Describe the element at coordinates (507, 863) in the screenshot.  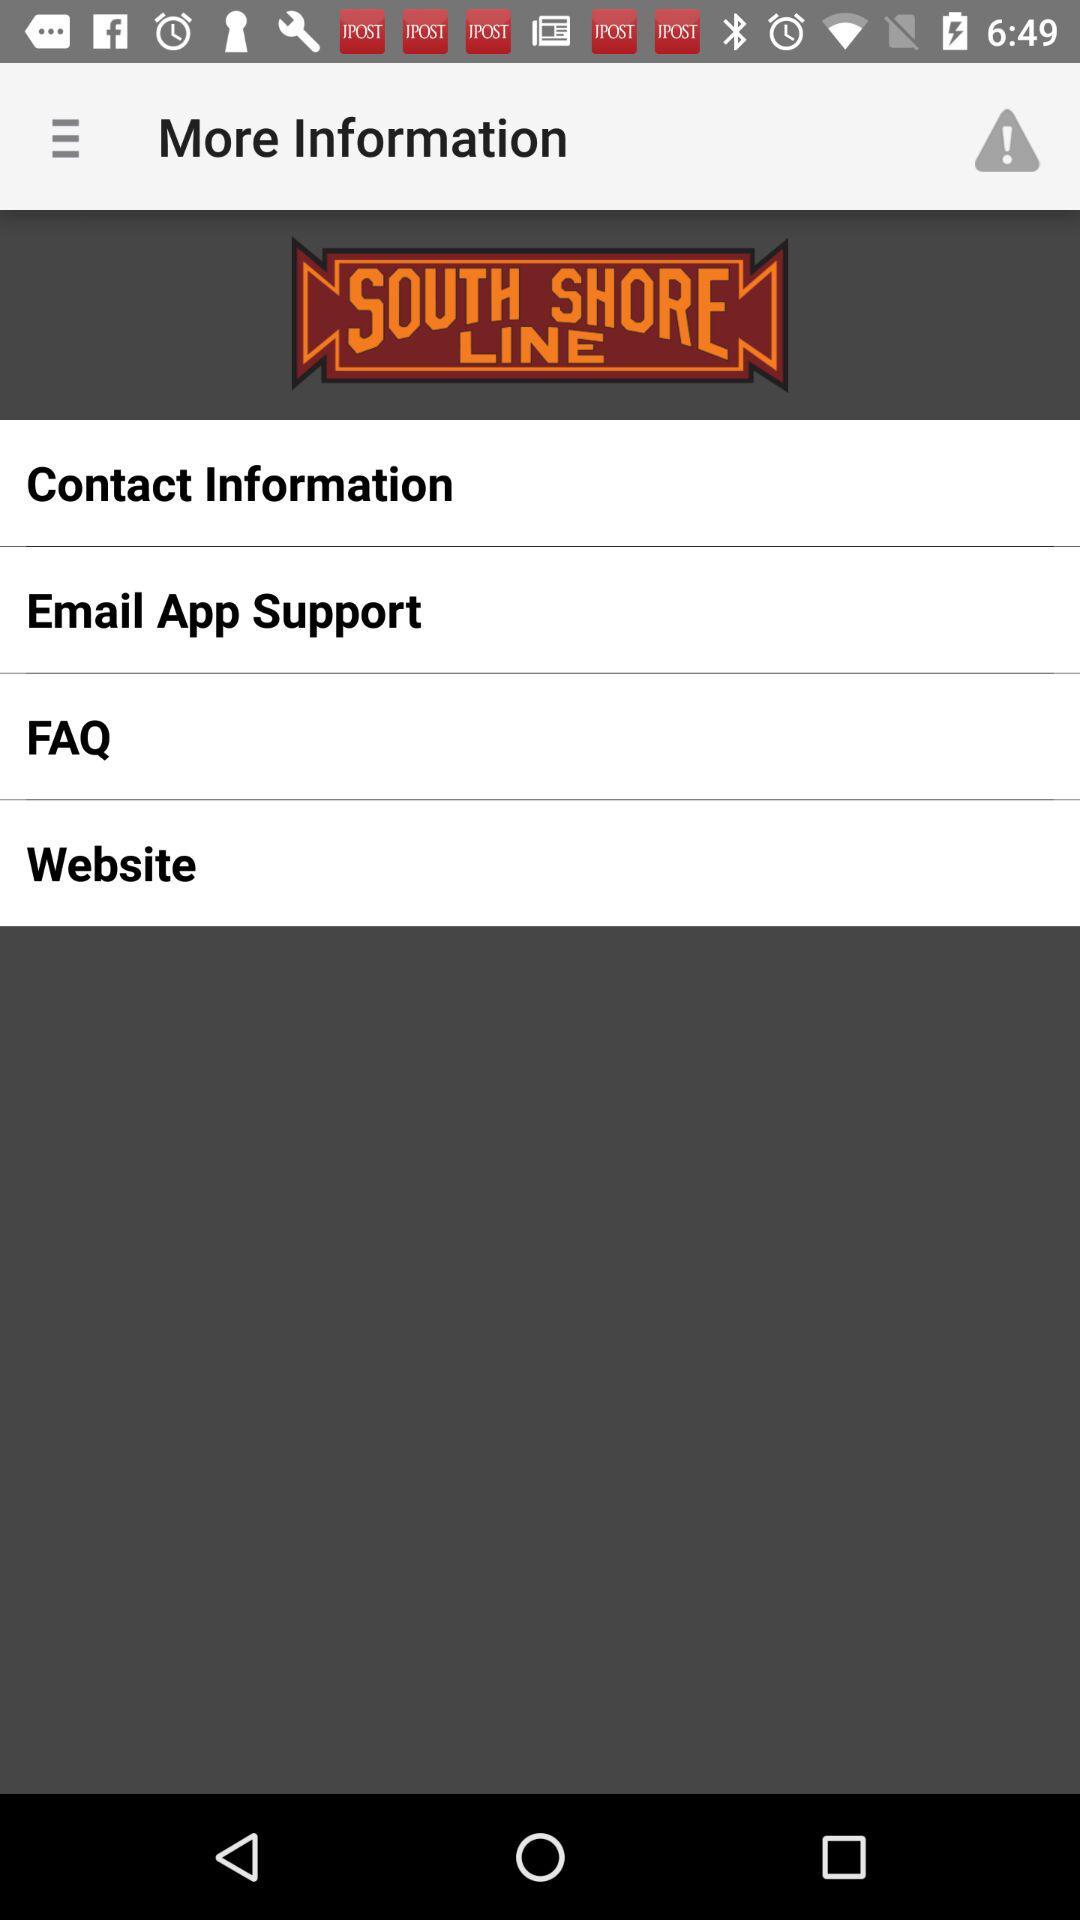
I see `the icon below the faq item` at that location.